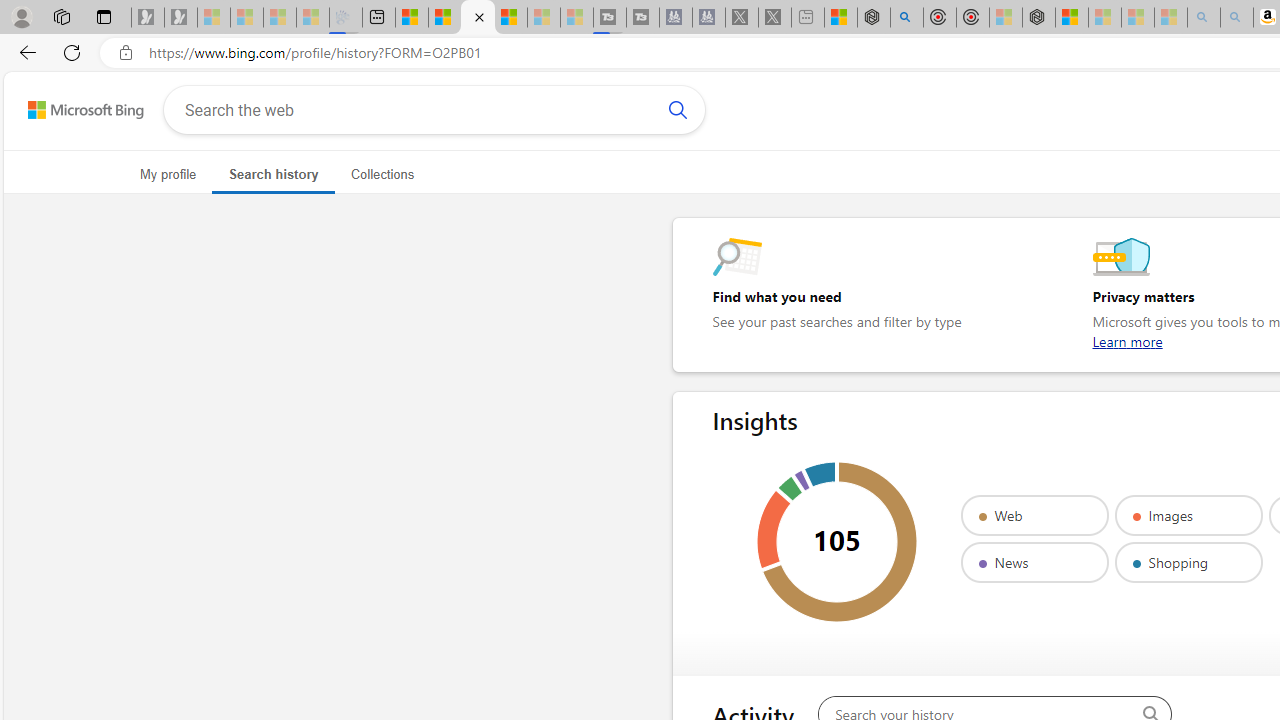 This screenshot has width=1280, height=720. Describe the element at coordinates (103, 16) in the screenshot. I see `'Tab actions menu'` at that location.